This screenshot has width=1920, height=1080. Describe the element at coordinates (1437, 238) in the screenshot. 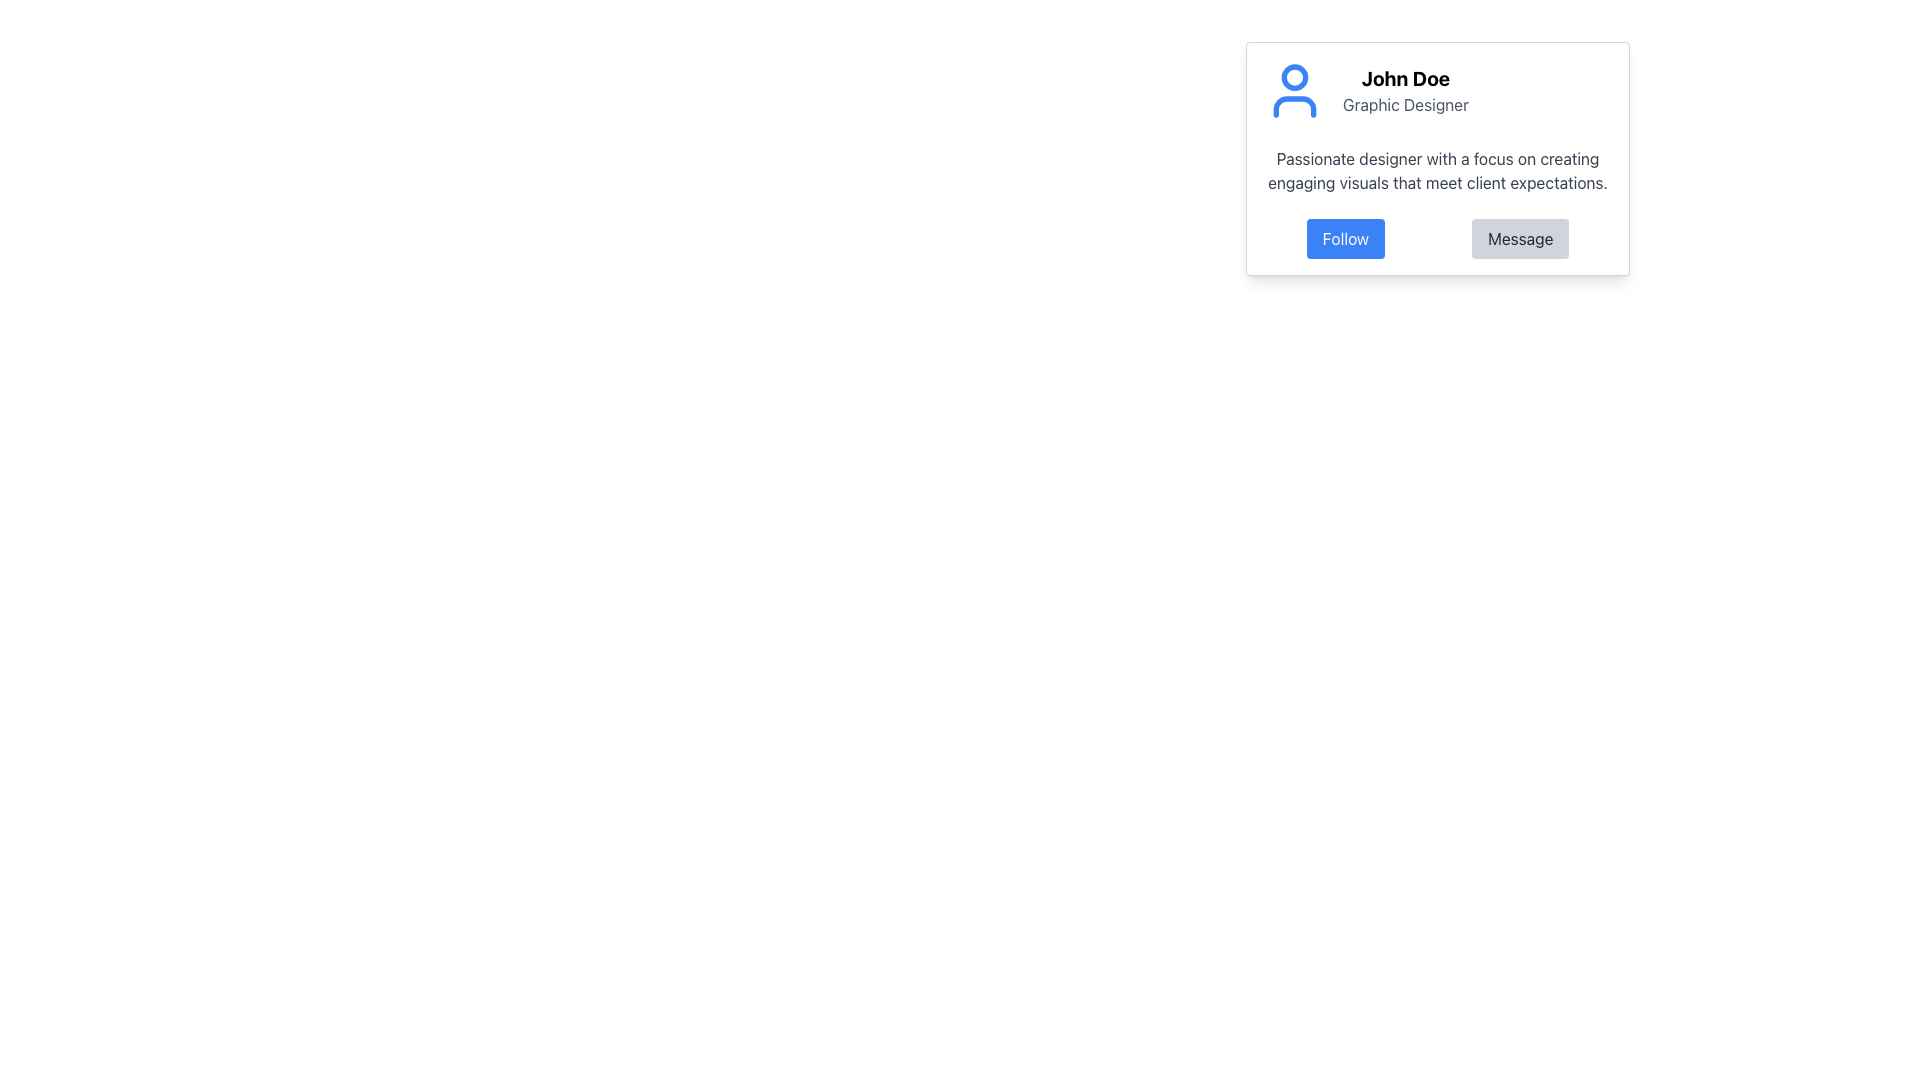

I see `the button group located at the bottom of the card component displaying user information for 'John Doe', allowing the user` at that location.